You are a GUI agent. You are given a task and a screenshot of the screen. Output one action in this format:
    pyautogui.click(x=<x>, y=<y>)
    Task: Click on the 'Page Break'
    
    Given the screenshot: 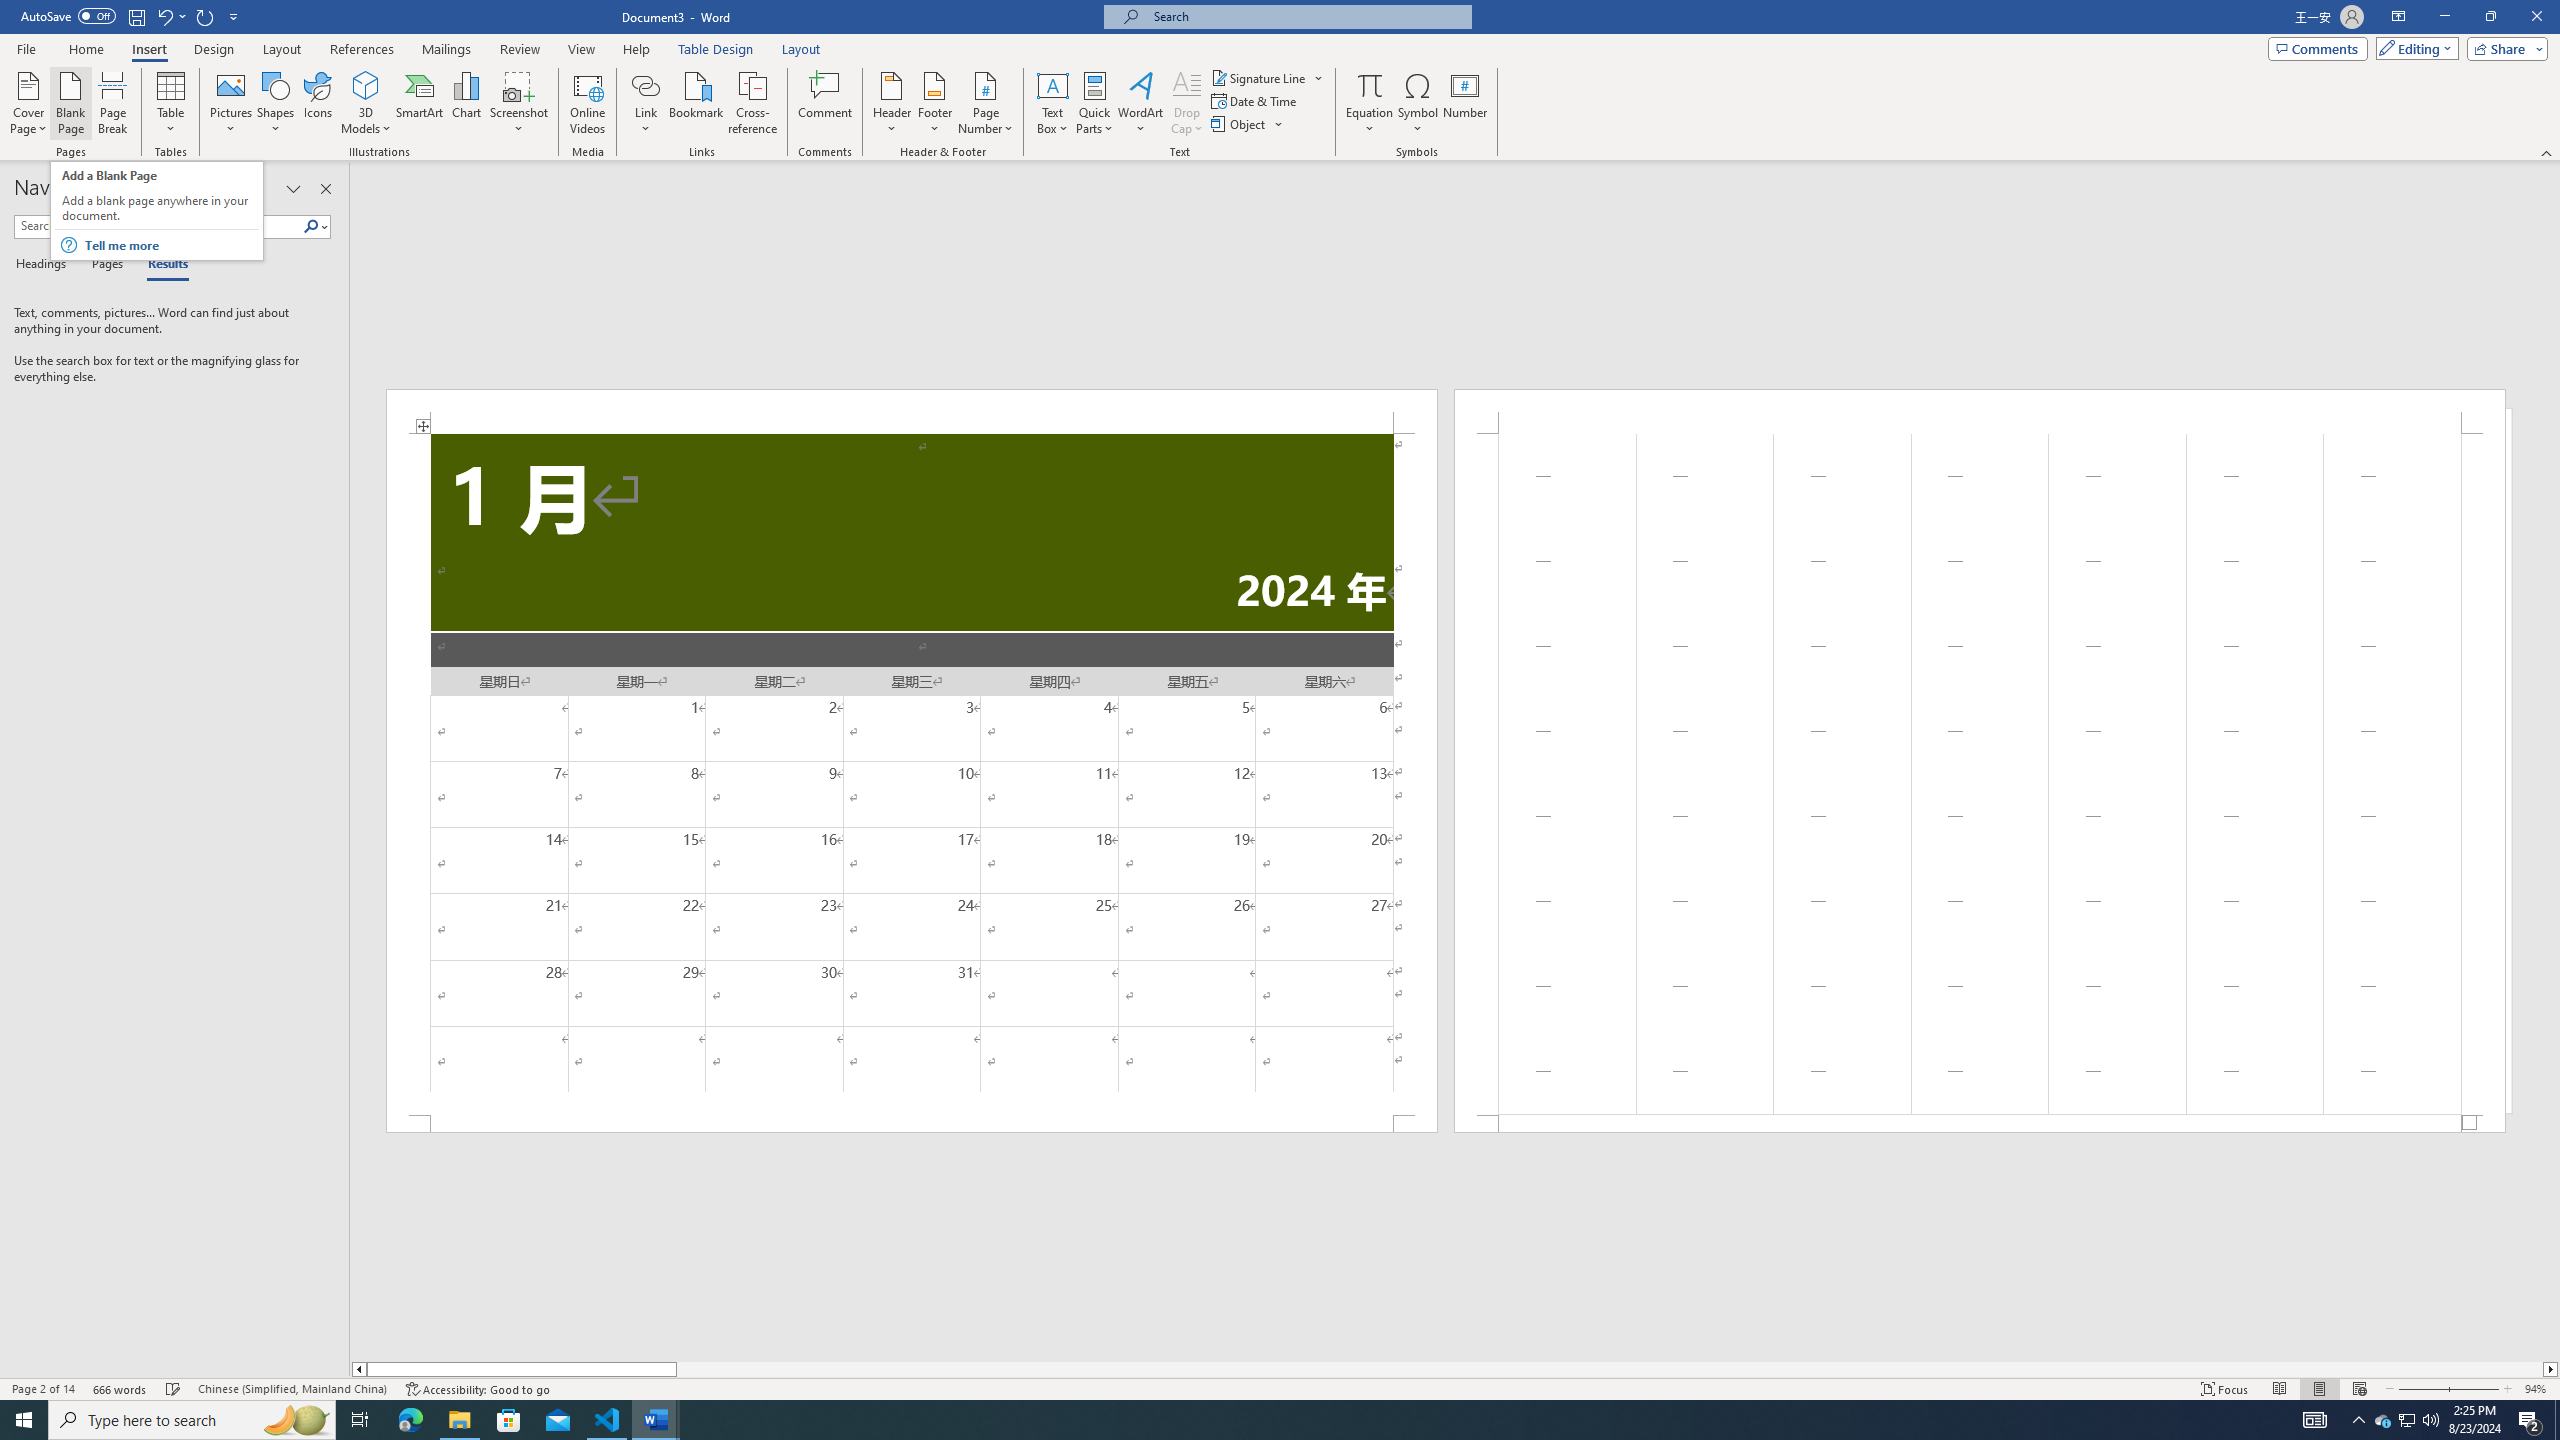 What is the action you would take?
    pyautogui.click(x=111, y=103)
    